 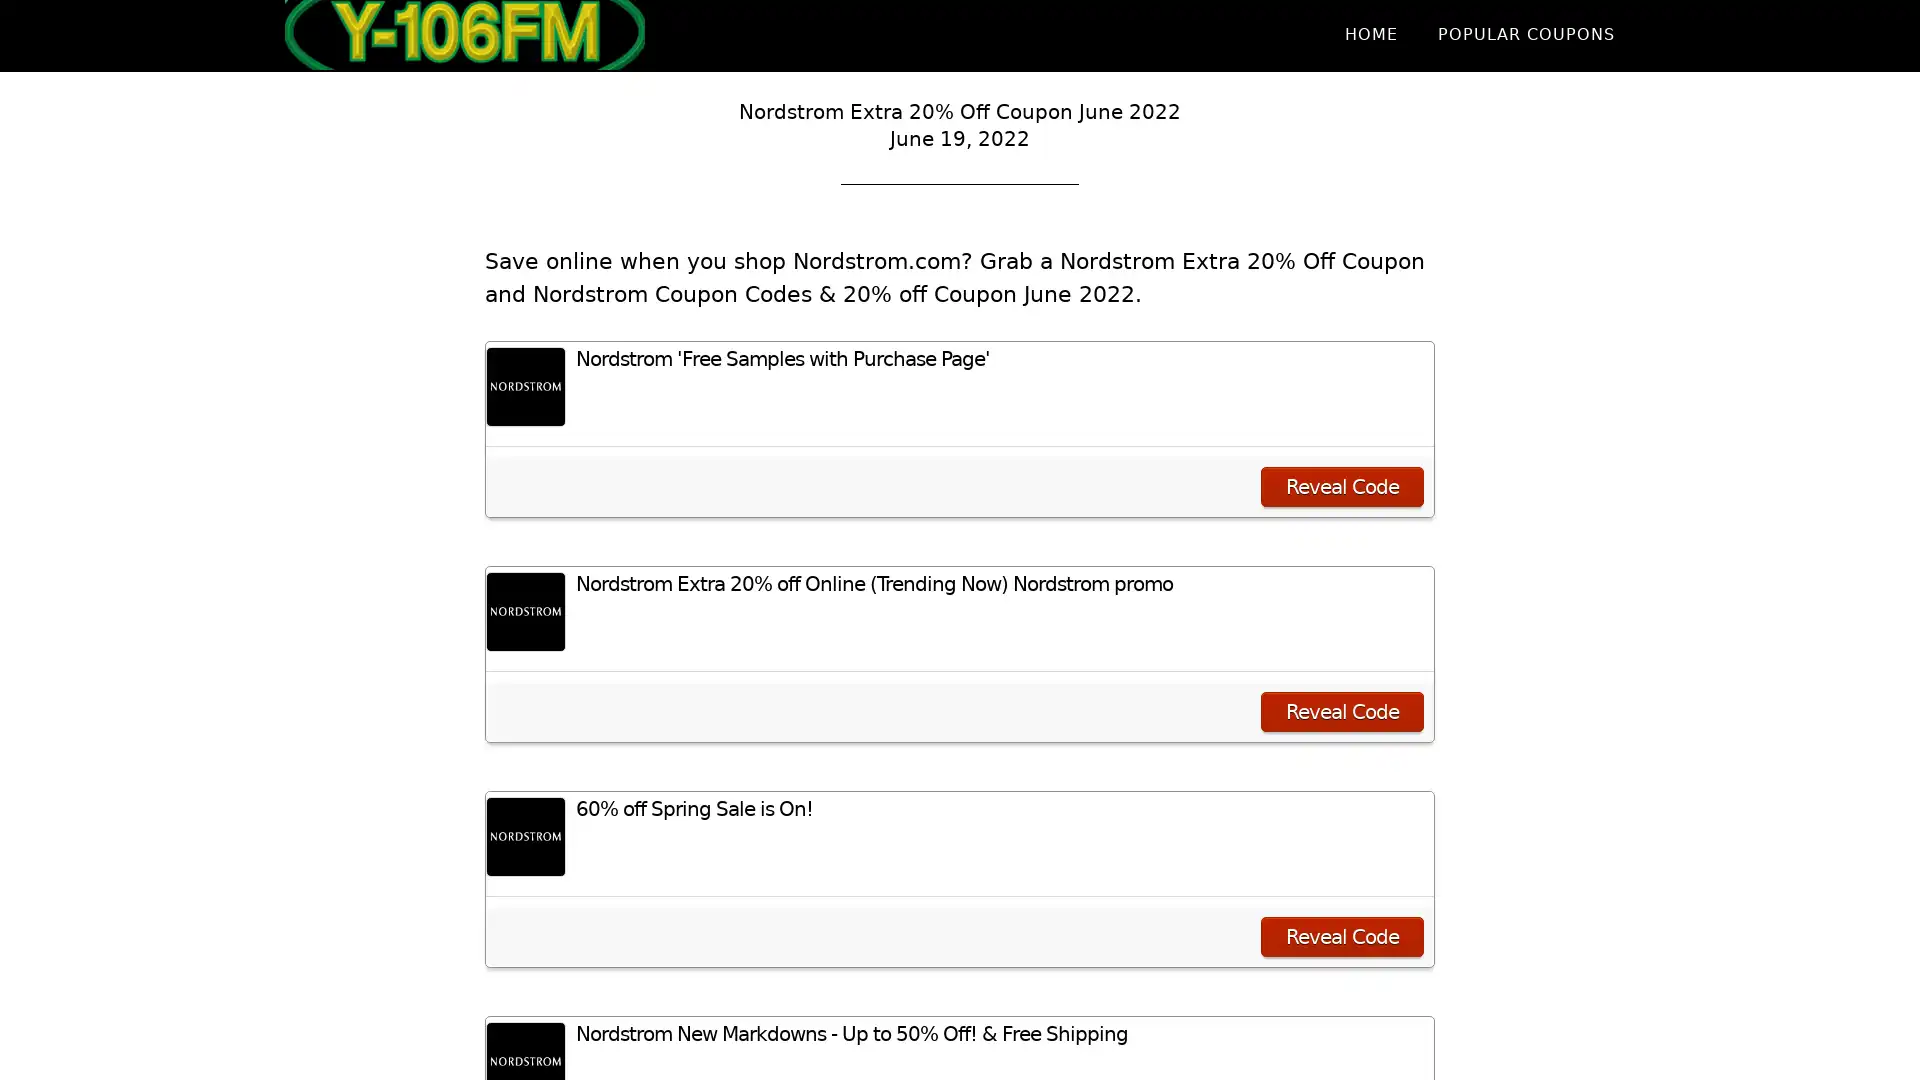 What do you see at coordinates (1342, 937) in the screenshot?
I see `Reveal Code` at bounding box center [1342, 937].